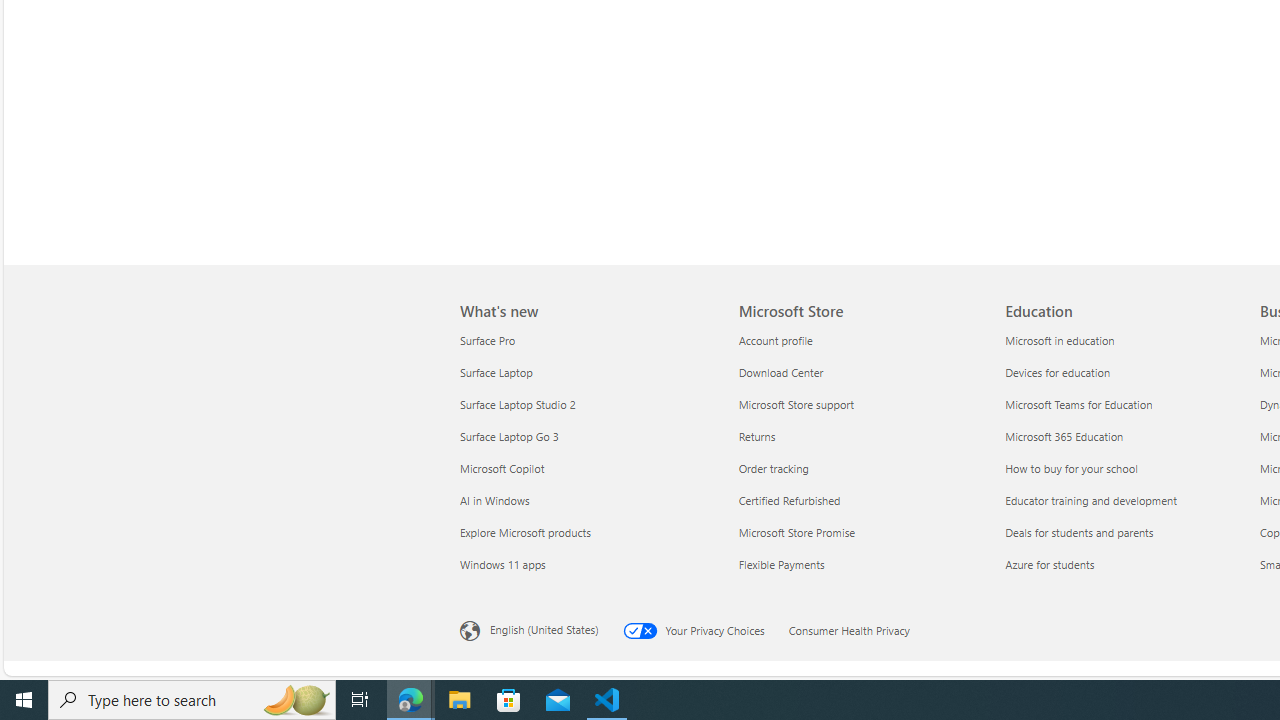 This screenshot has height=720, width=1280. Describe the element at coordinates (1126, 499) in the screenshot. I see `'Educator training and development'` at that location.